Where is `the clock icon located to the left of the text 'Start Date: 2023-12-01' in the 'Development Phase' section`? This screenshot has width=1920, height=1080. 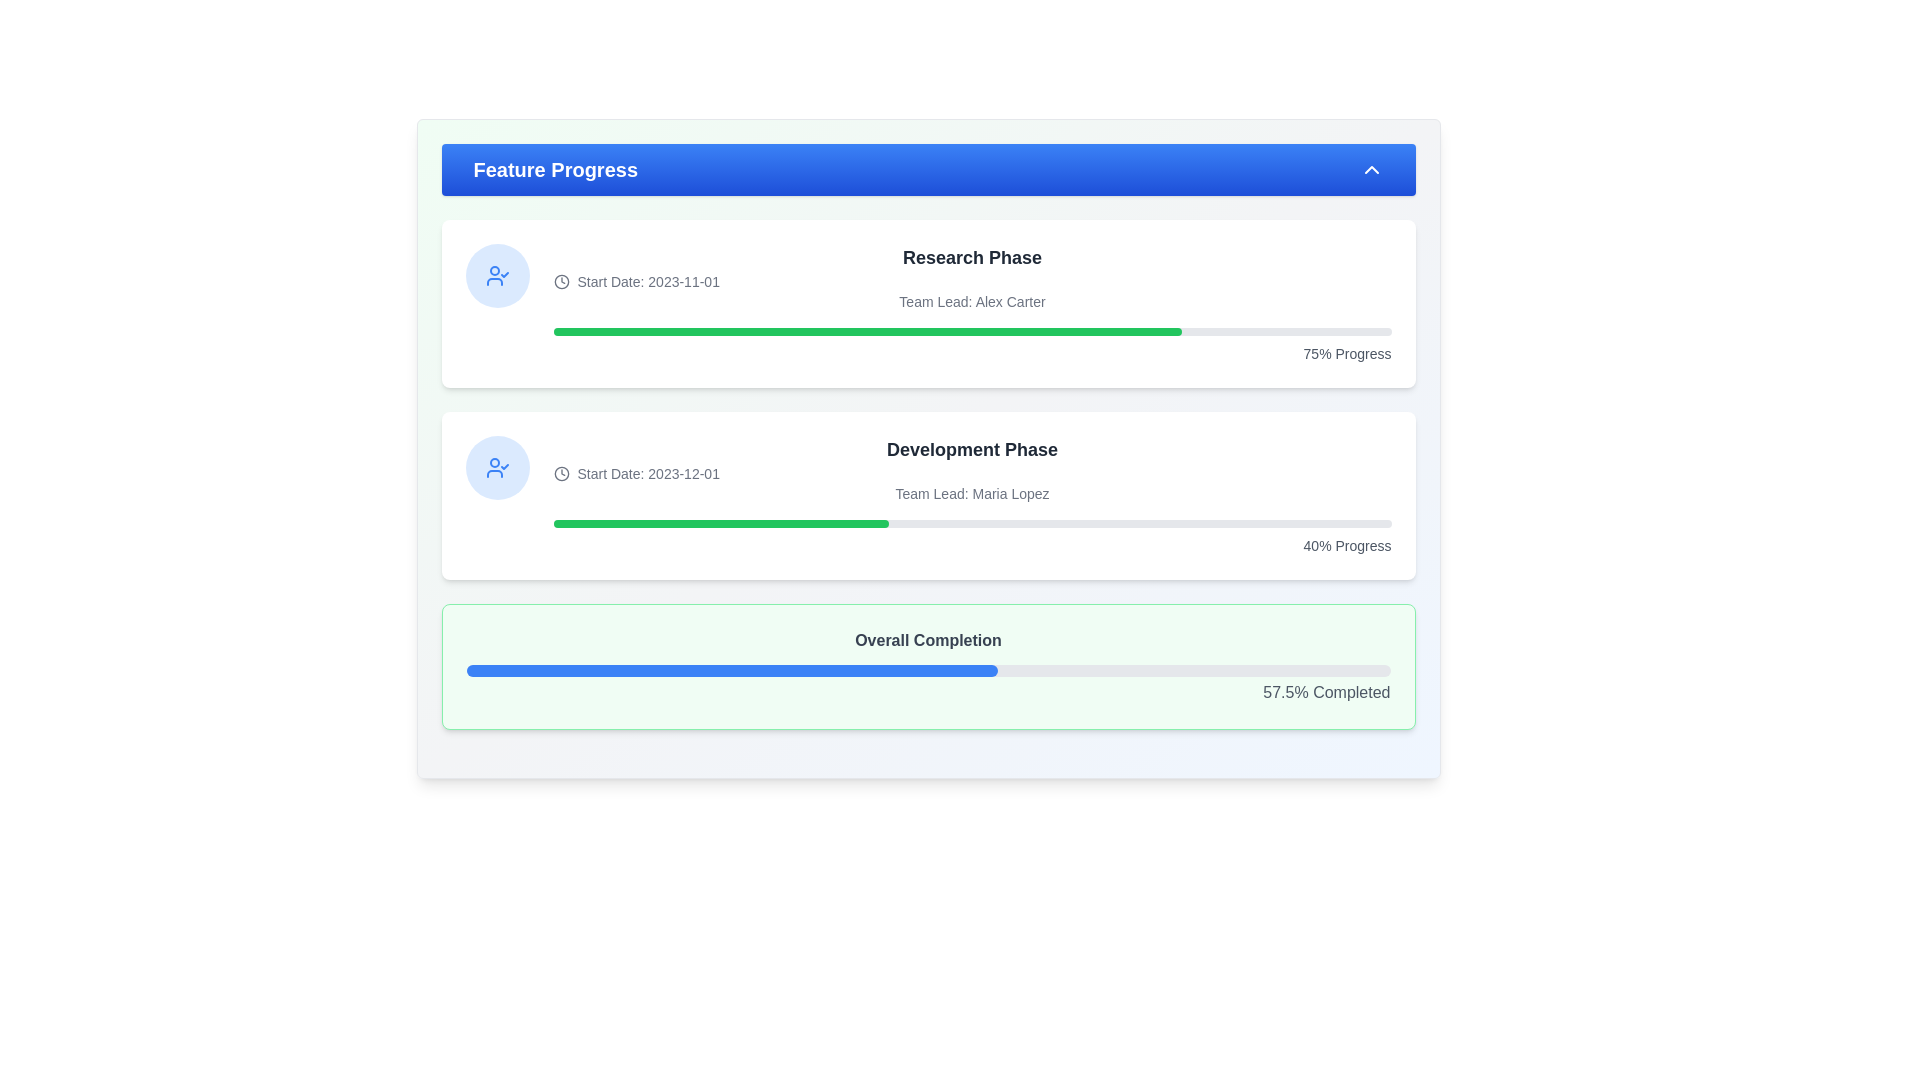
the clock icon located to the left of the text 'Start Date: 2023-12-01' in the 'Development Phase' section is located at coordinates (560, 474).